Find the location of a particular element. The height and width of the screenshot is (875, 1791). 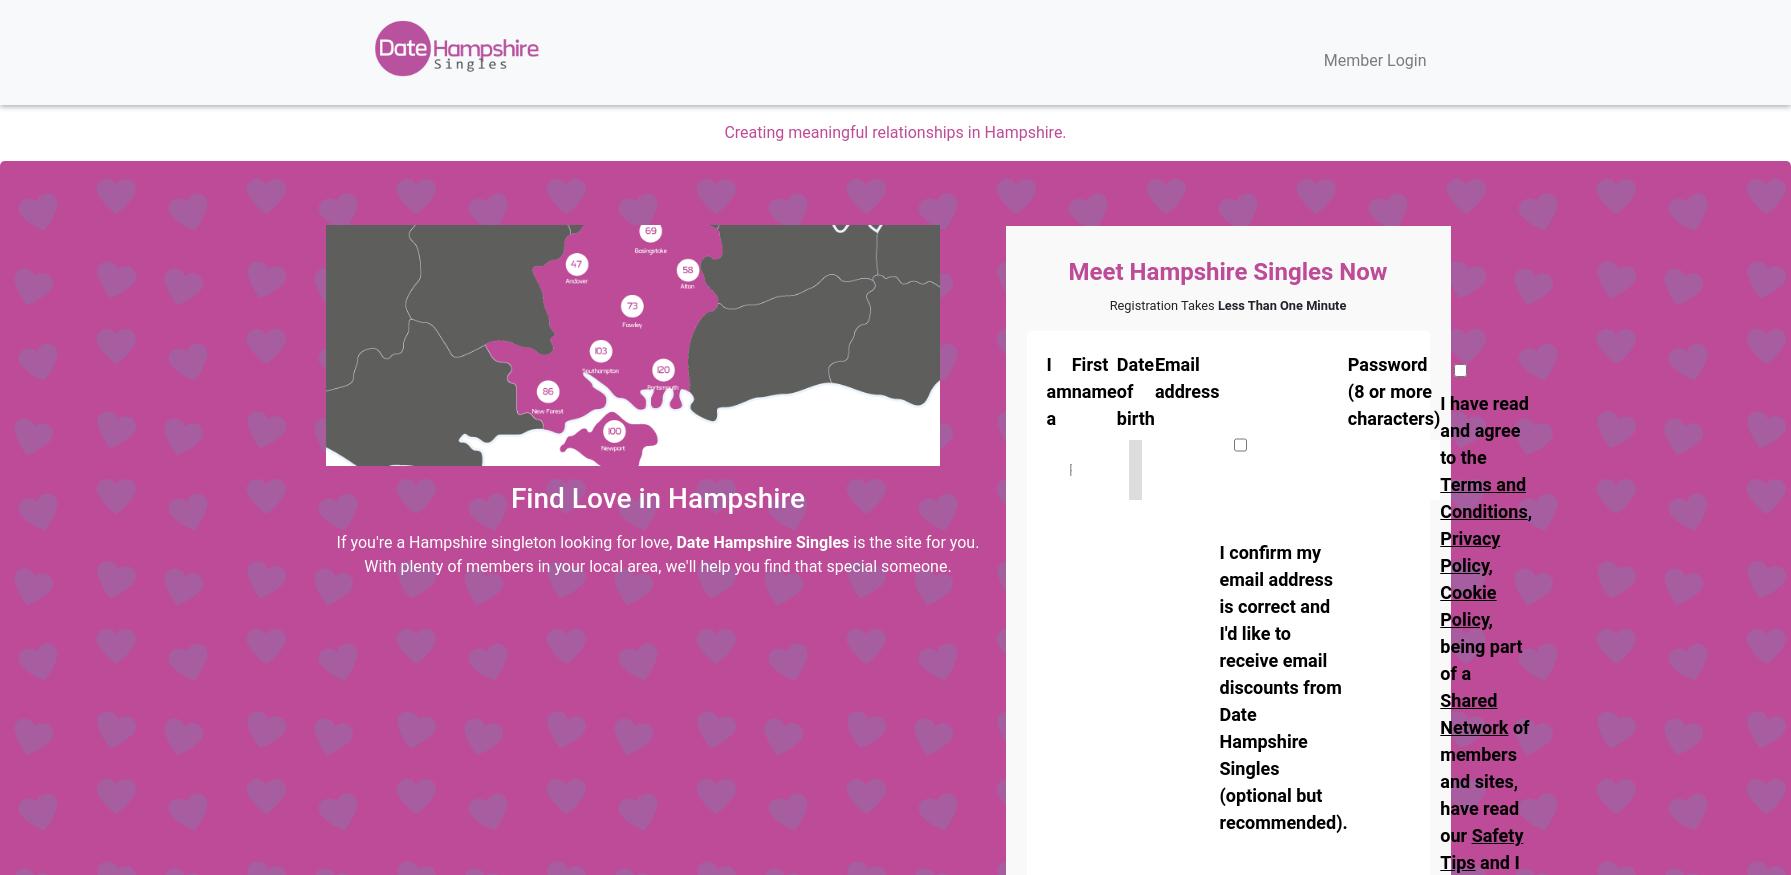

'Member Login' is located at coordinates (1373, 58).